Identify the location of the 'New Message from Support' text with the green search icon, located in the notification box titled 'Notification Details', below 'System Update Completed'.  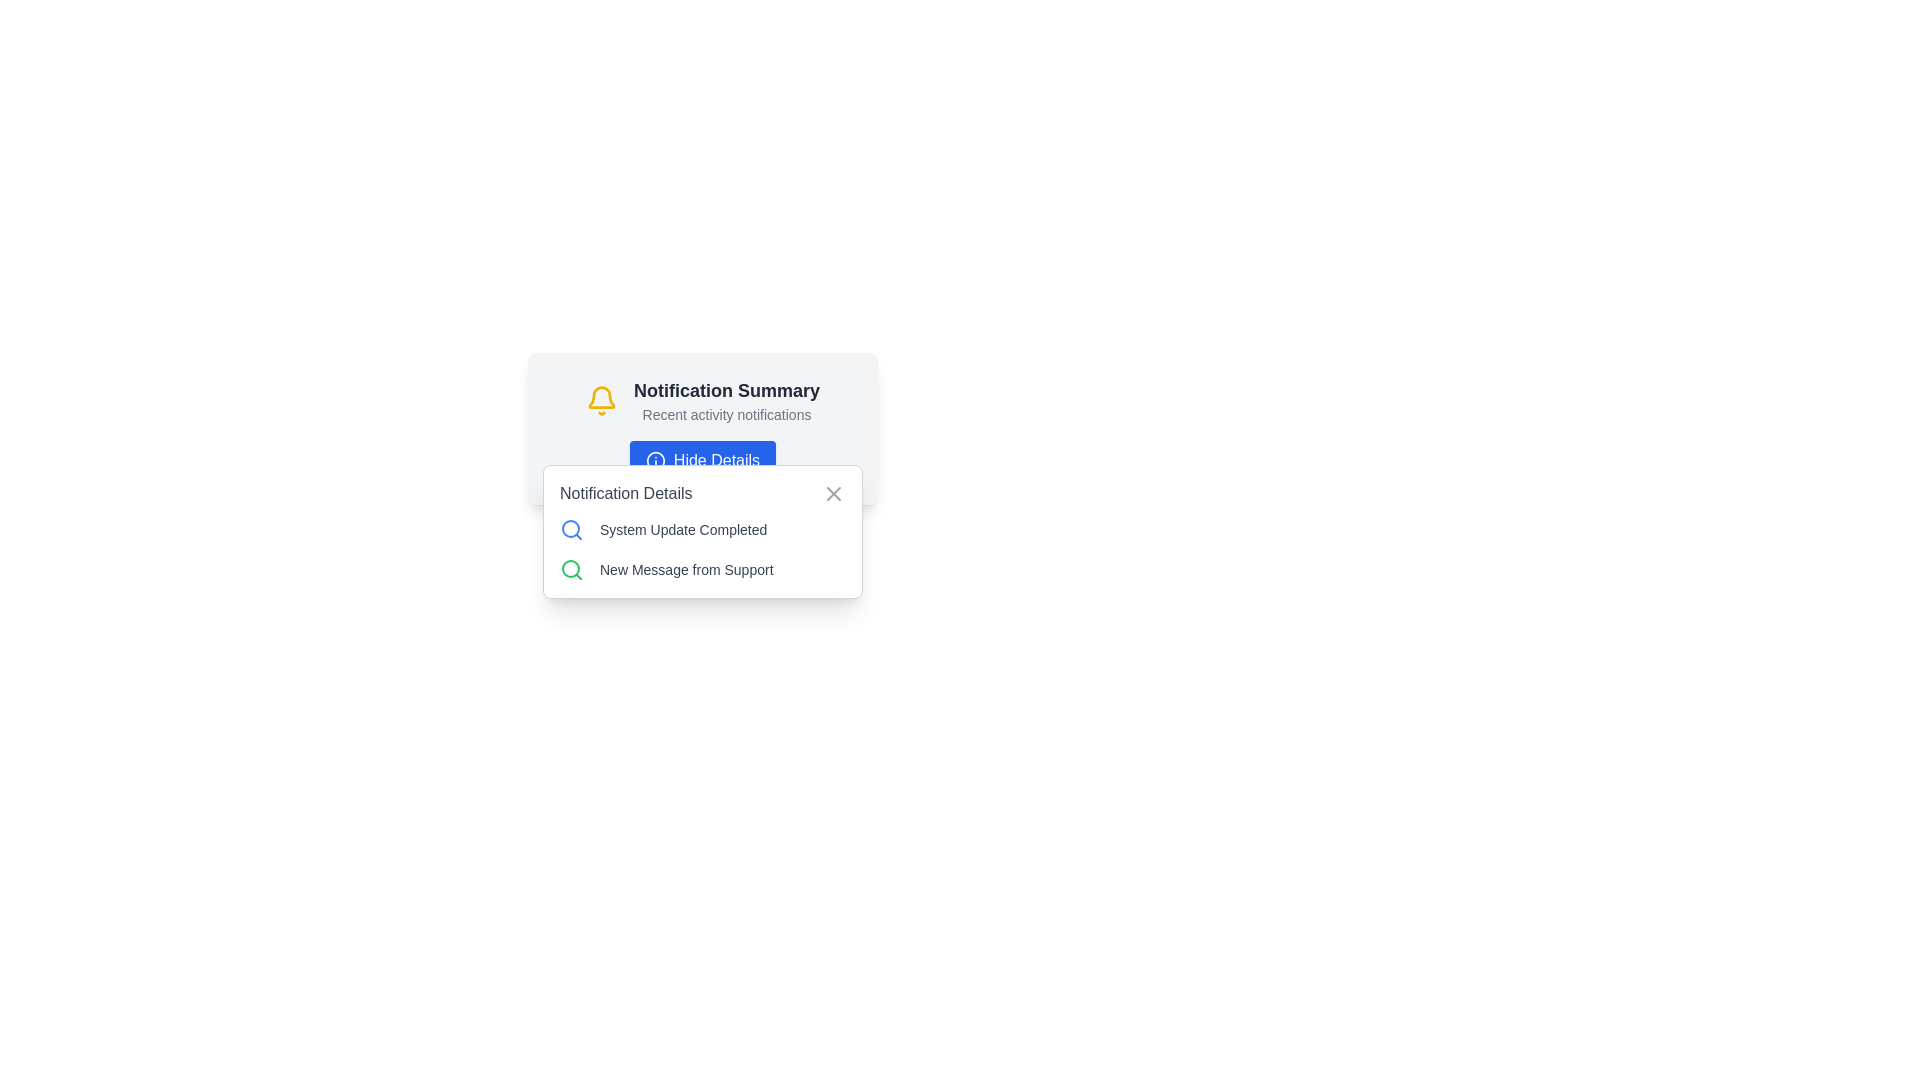
(702, 570).